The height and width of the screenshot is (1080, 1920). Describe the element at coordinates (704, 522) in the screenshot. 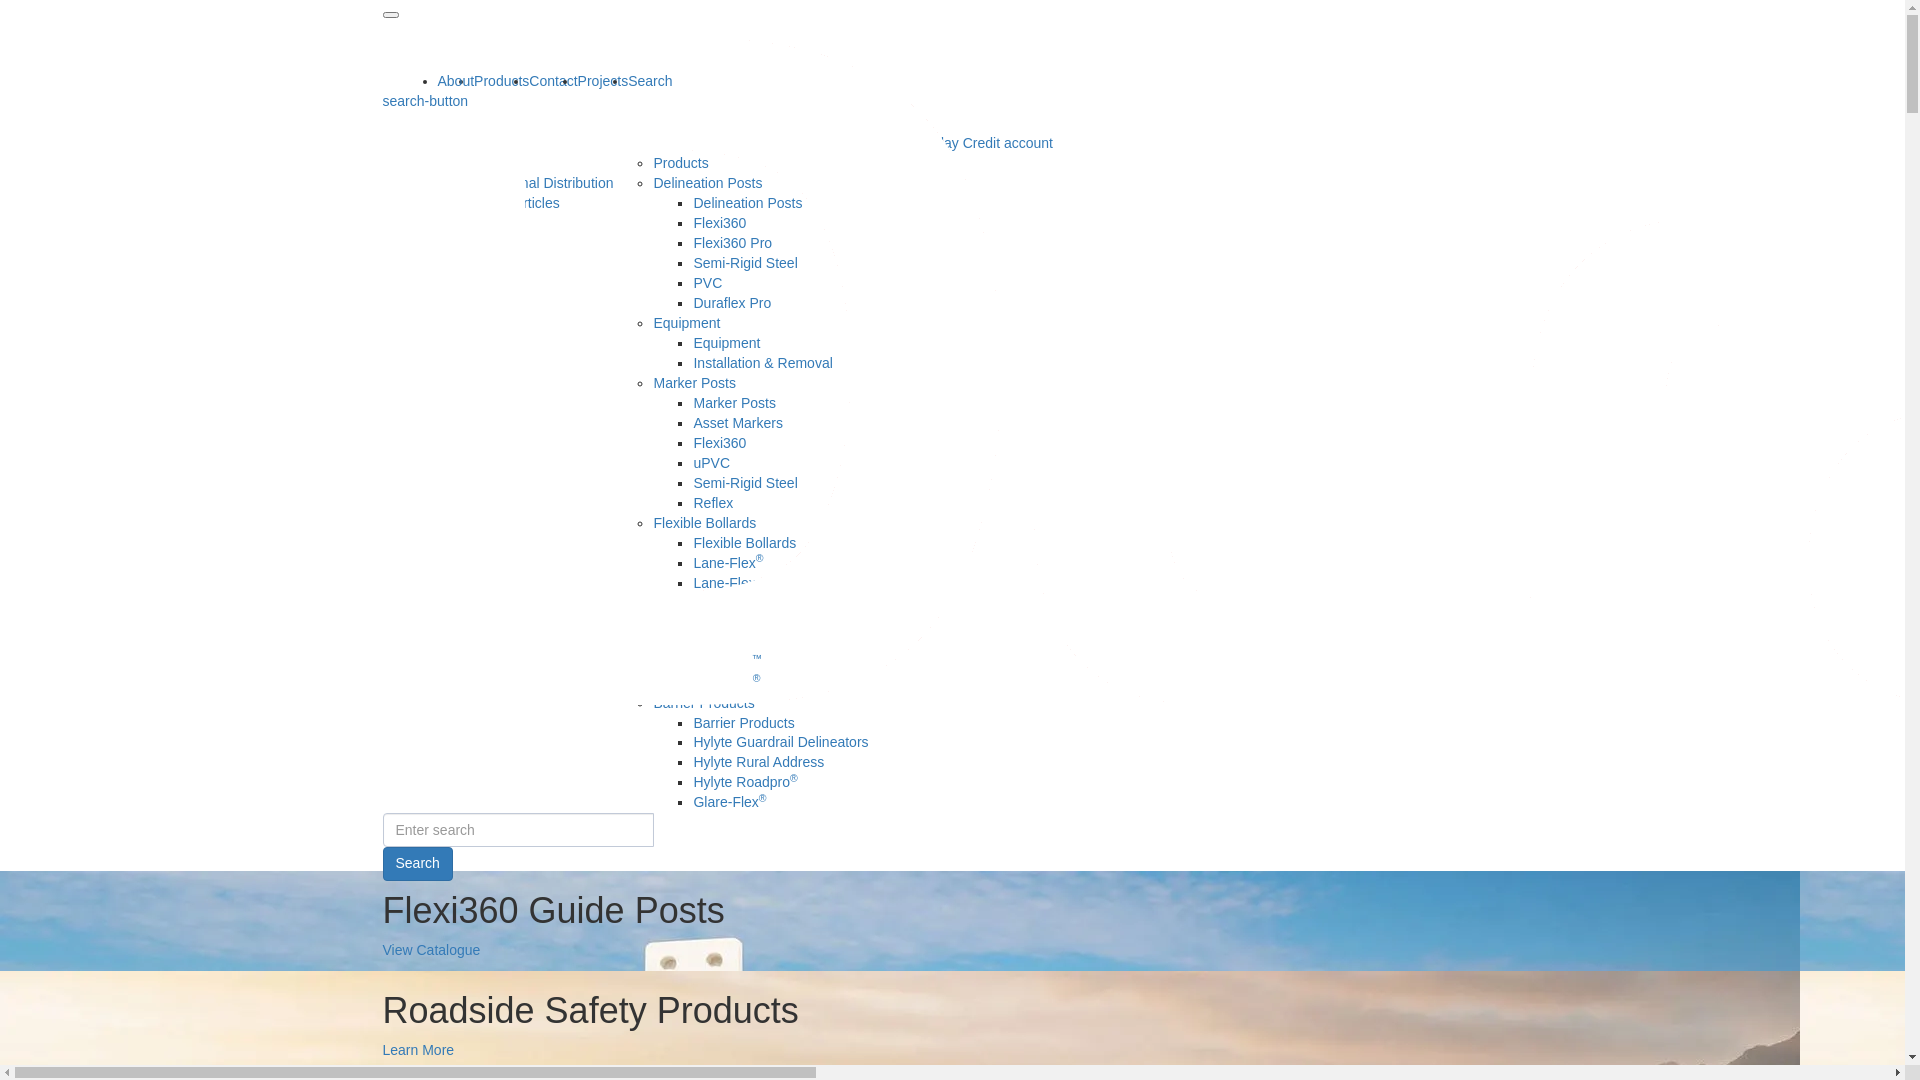

I see `'Flexible Bollards'` at that location.